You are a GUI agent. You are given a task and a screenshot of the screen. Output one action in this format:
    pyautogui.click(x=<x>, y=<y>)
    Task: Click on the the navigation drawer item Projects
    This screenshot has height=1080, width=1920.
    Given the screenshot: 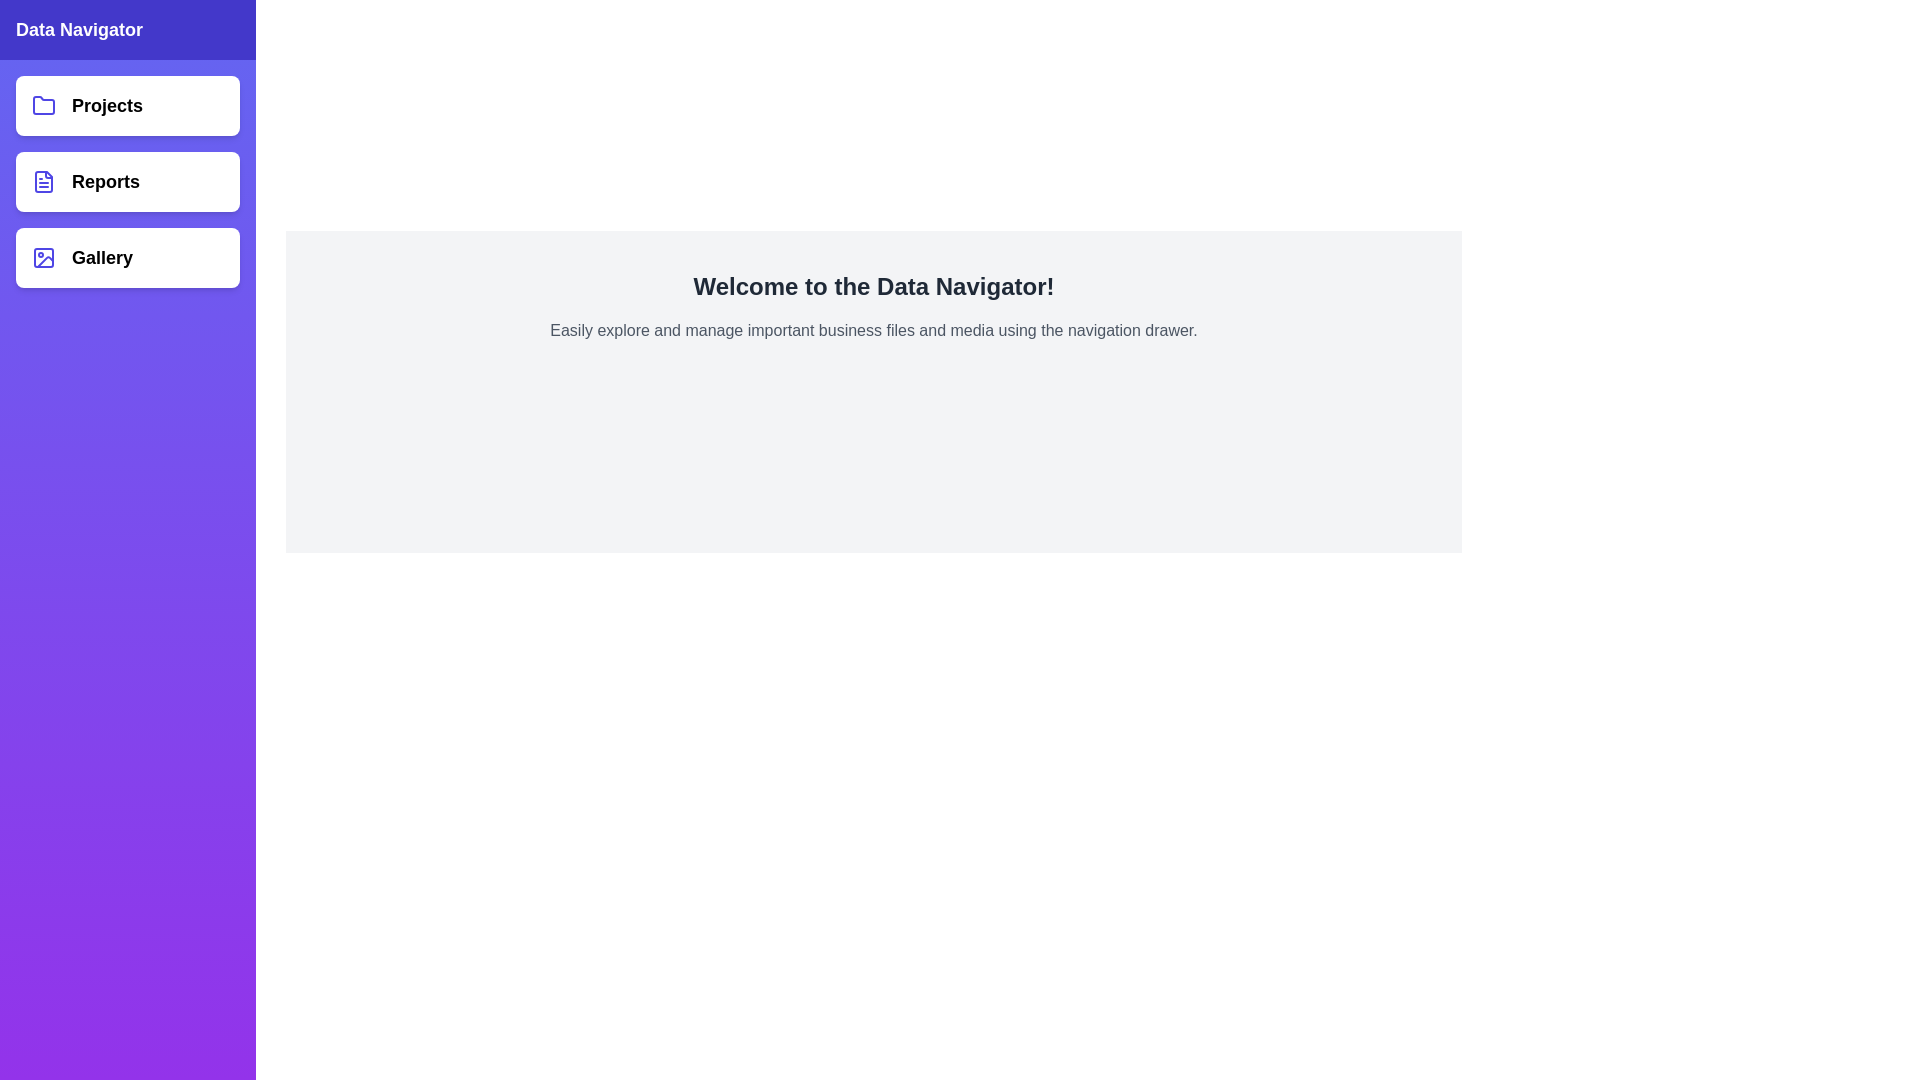 What is the action you would take?
    pyautogui.click(x=127, y=105)
    